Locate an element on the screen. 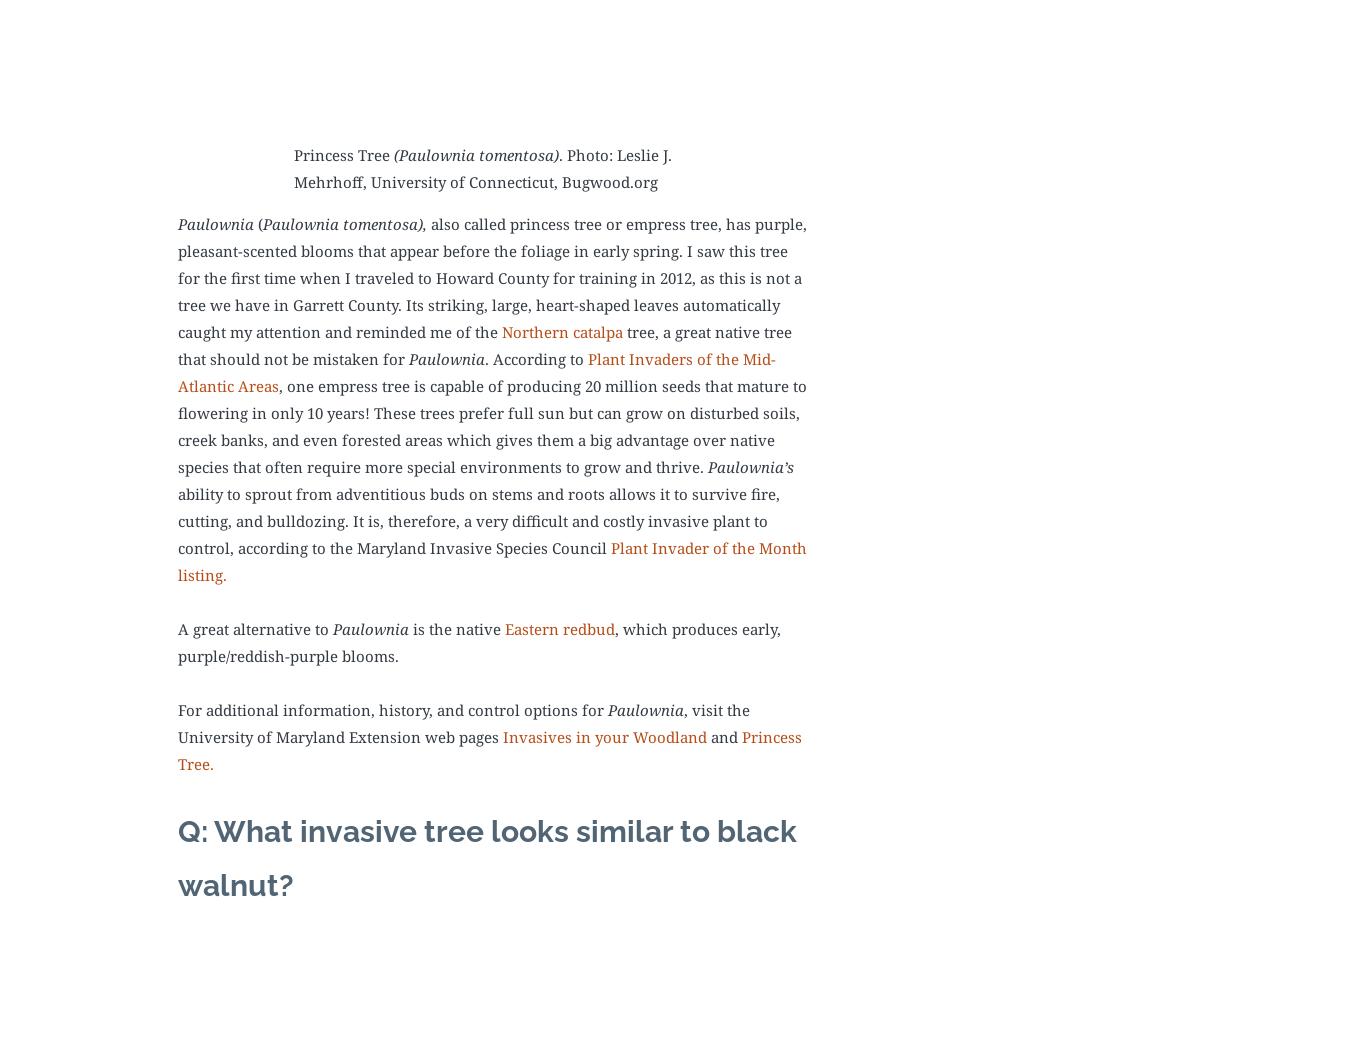 This screenshot has width=1350, height=1042. 'For additional information, history, and control options for' is located at coordinates (178, 709).